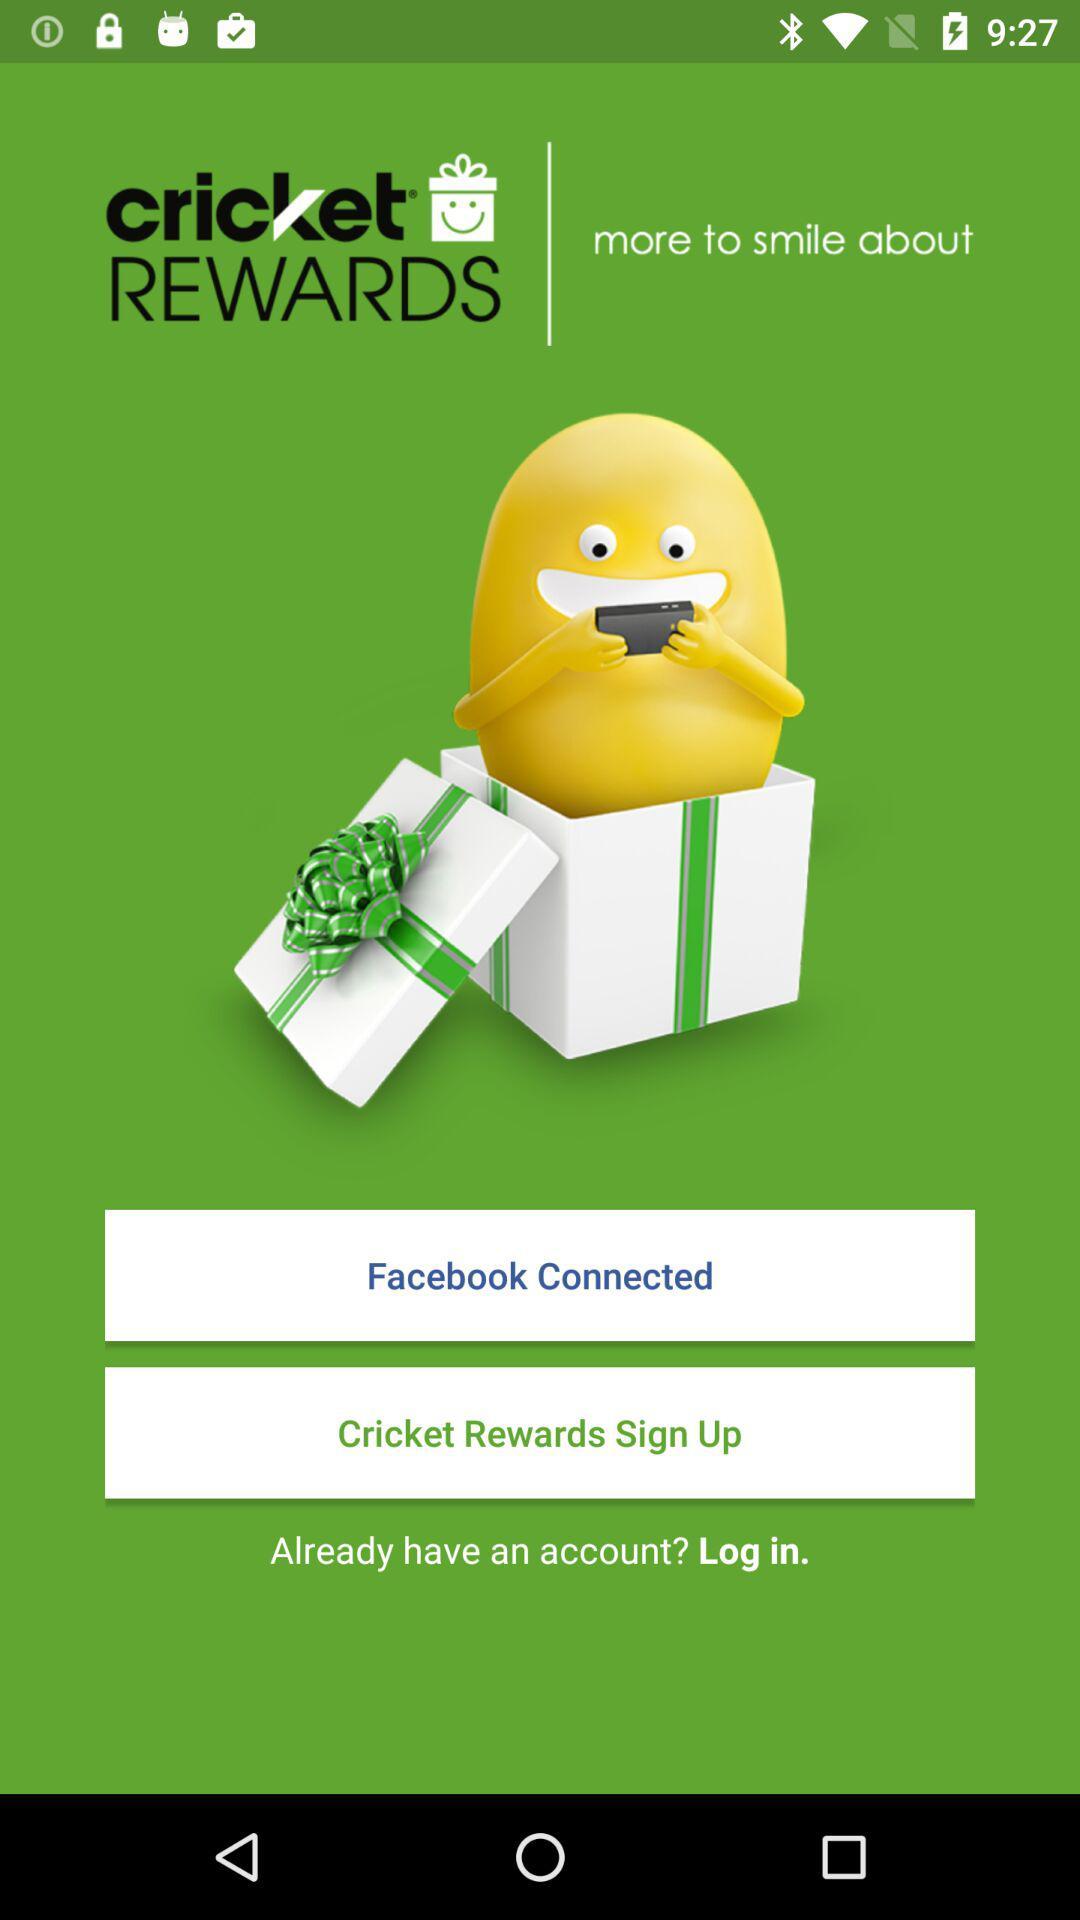 The width and height of the screenshot is (1080, 1920). I want to click on the already have an item, so click(540, 1548).